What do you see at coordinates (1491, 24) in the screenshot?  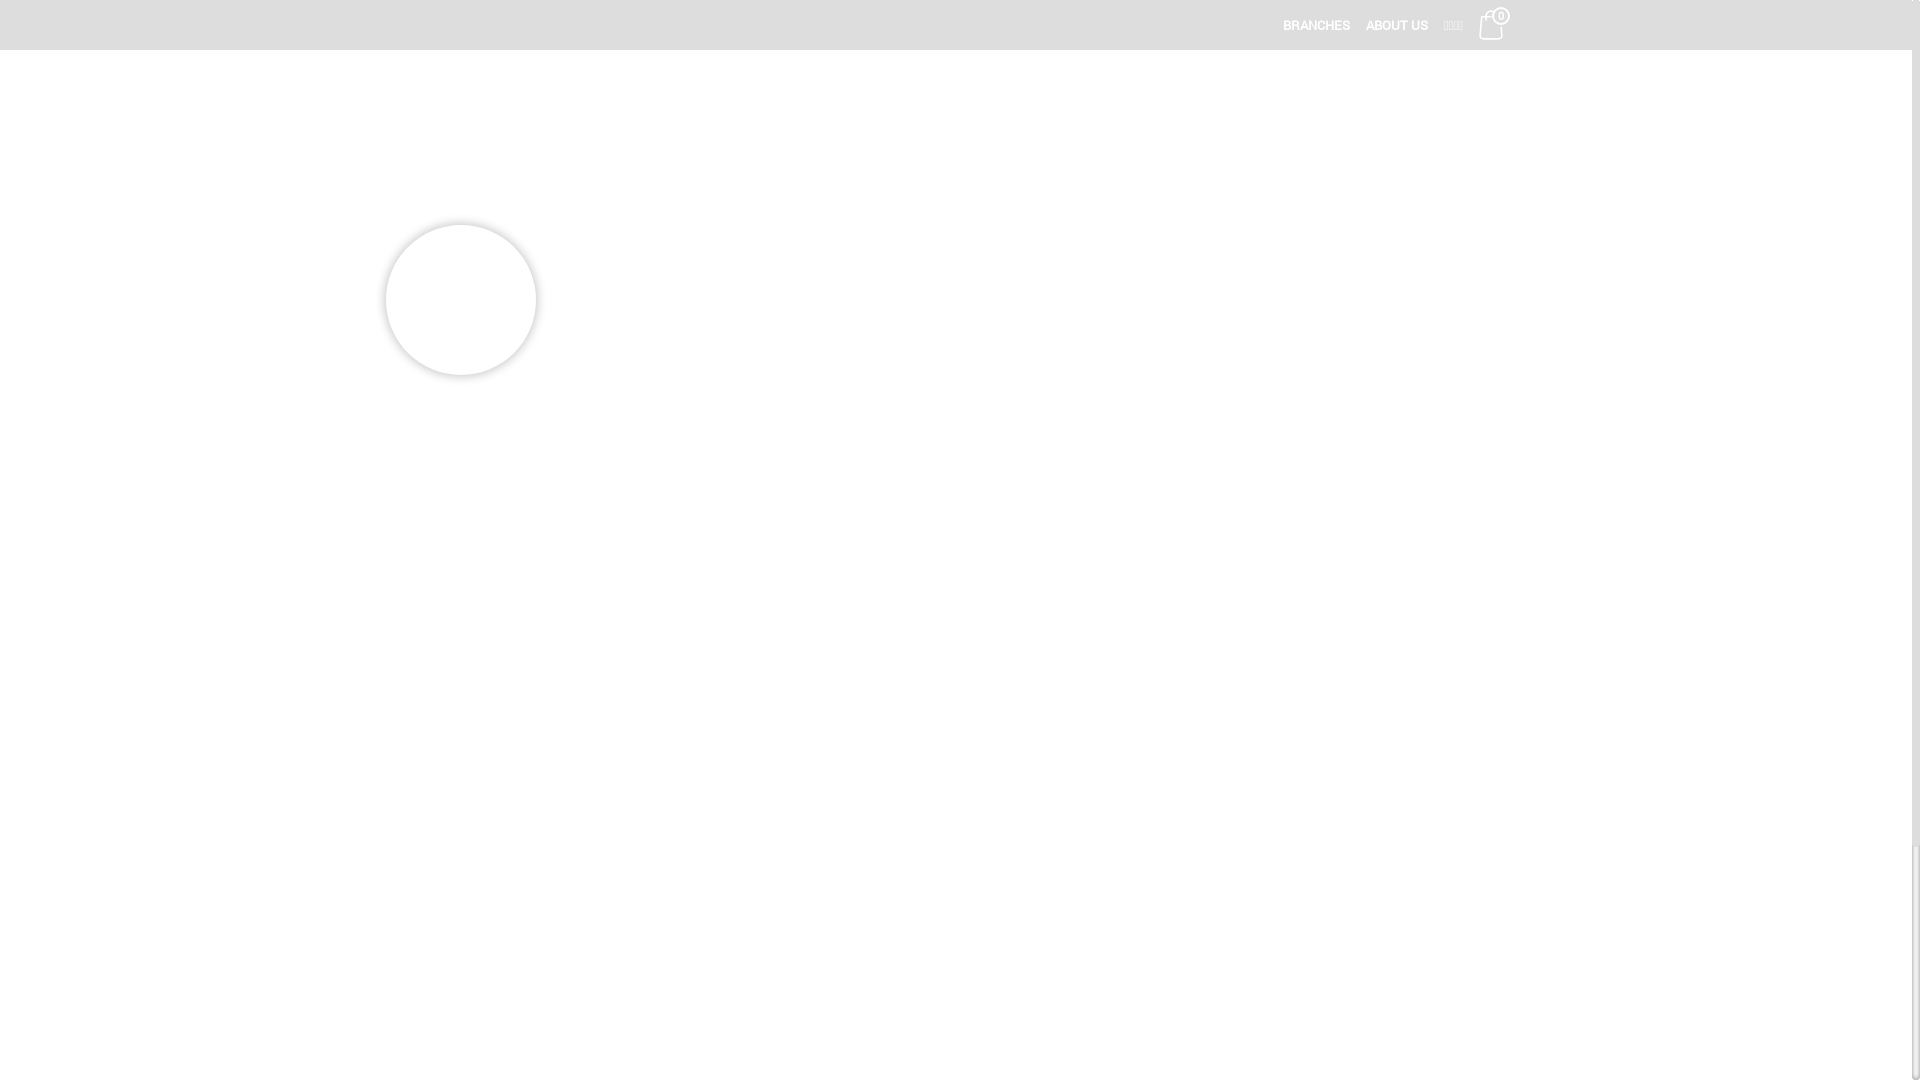 I see `'0'` at bounding box center [1491, 24].